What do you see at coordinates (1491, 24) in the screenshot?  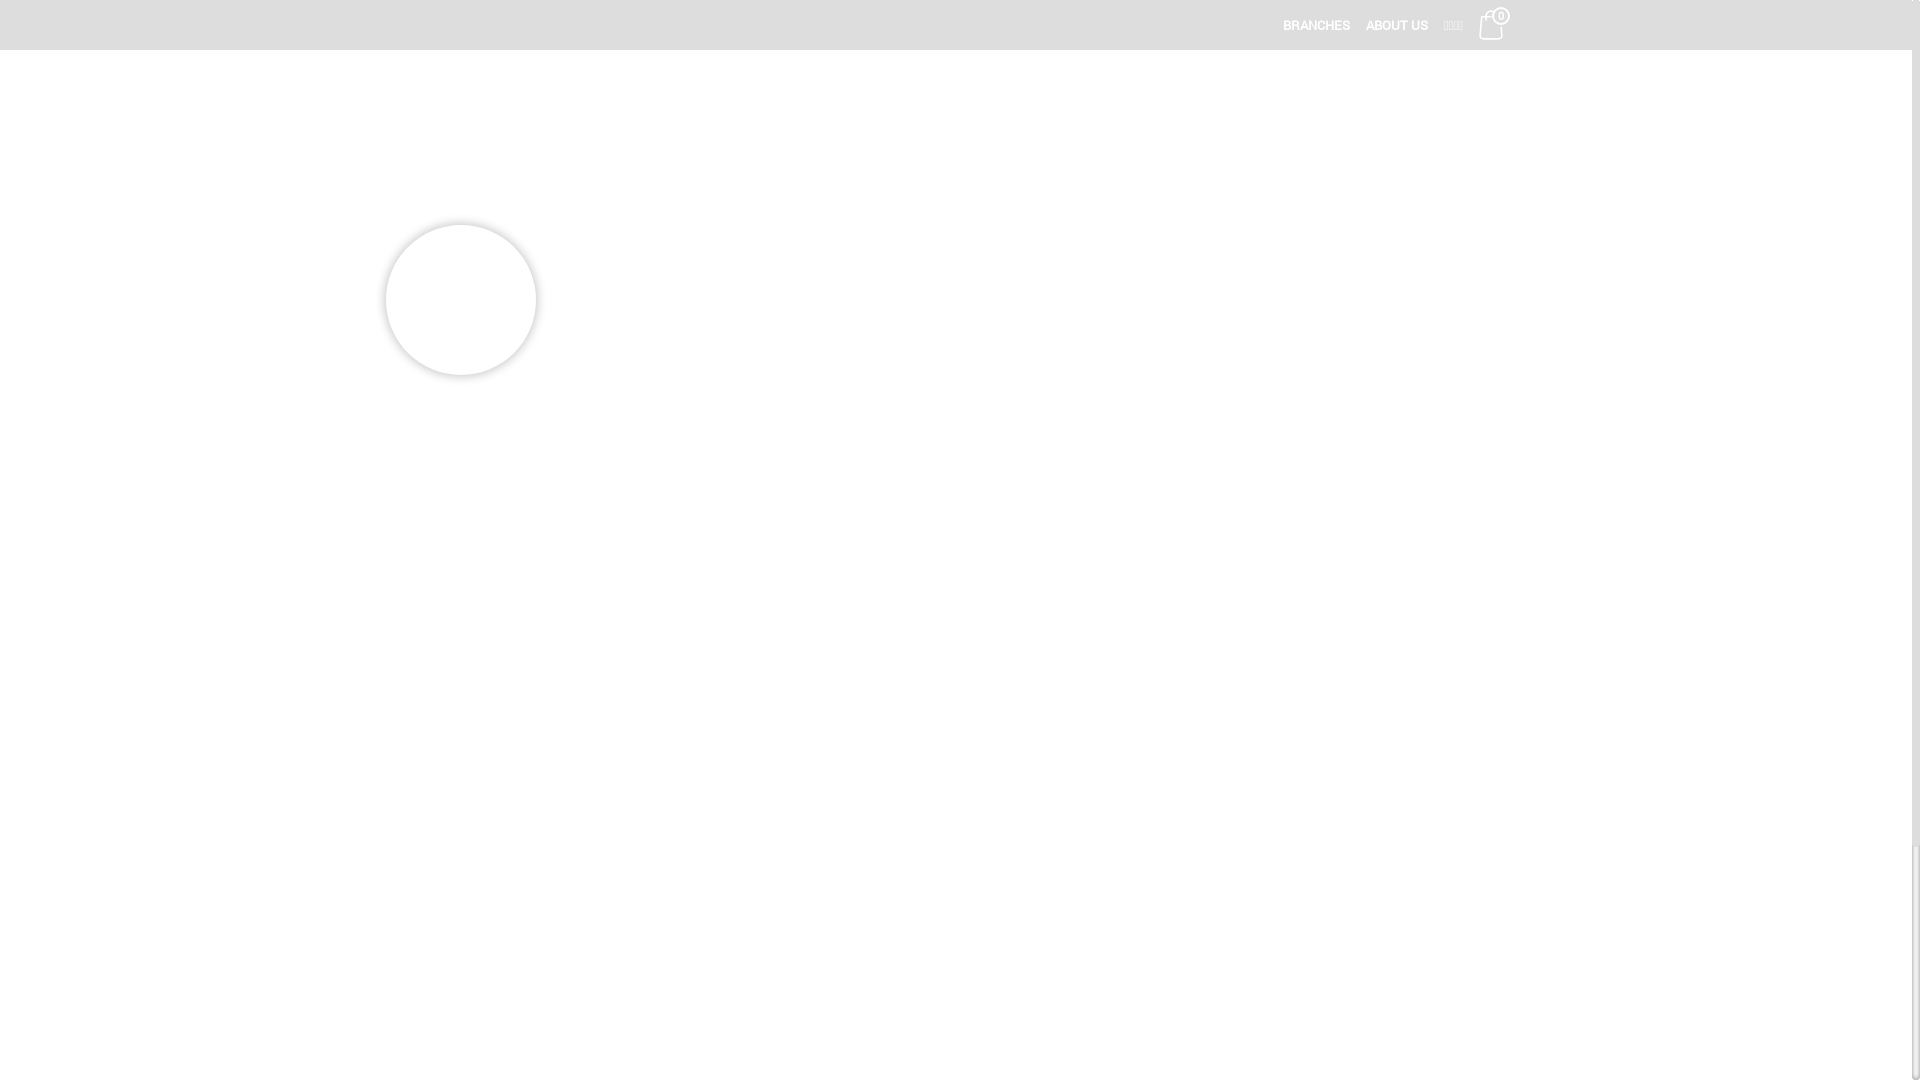 I see `'0'` at bounding box center [1491, 24].